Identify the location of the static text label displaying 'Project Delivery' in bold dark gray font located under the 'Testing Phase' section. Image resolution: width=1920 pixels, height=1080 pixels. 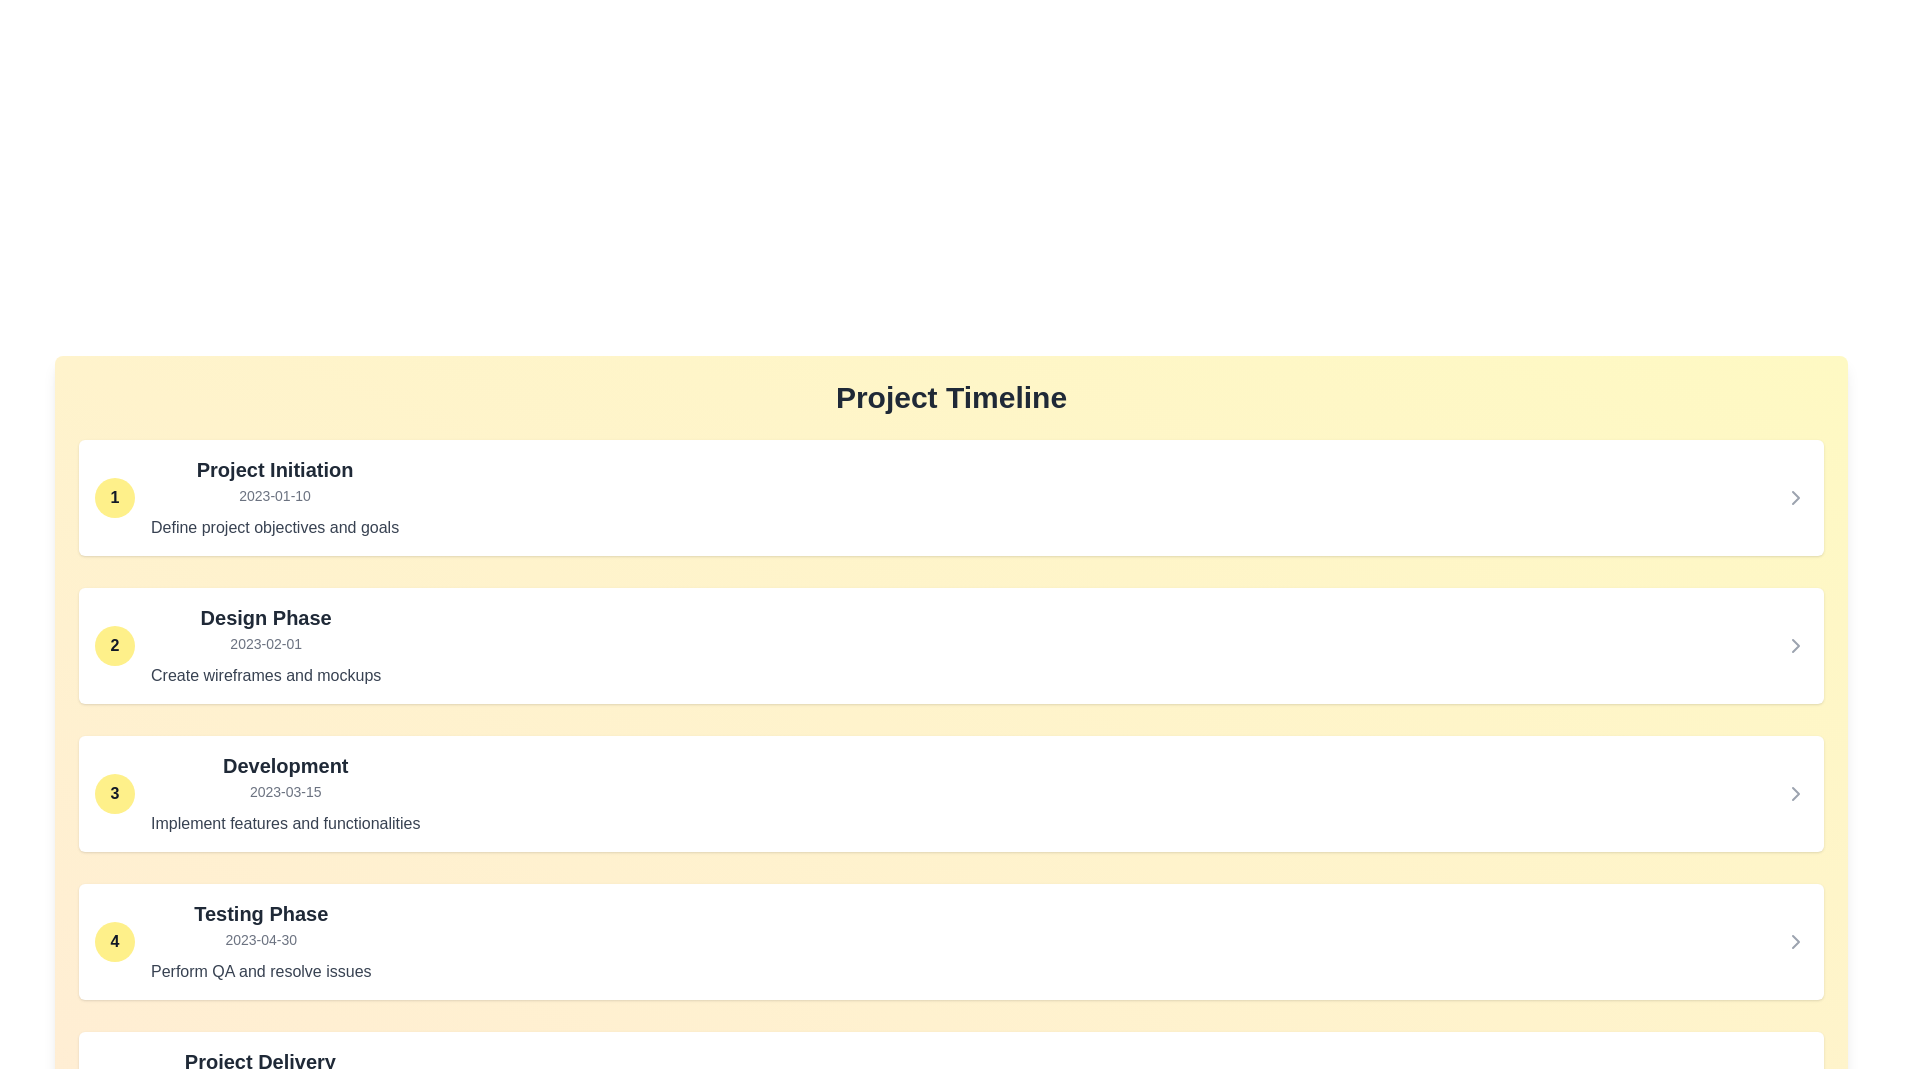
(259, 1060).